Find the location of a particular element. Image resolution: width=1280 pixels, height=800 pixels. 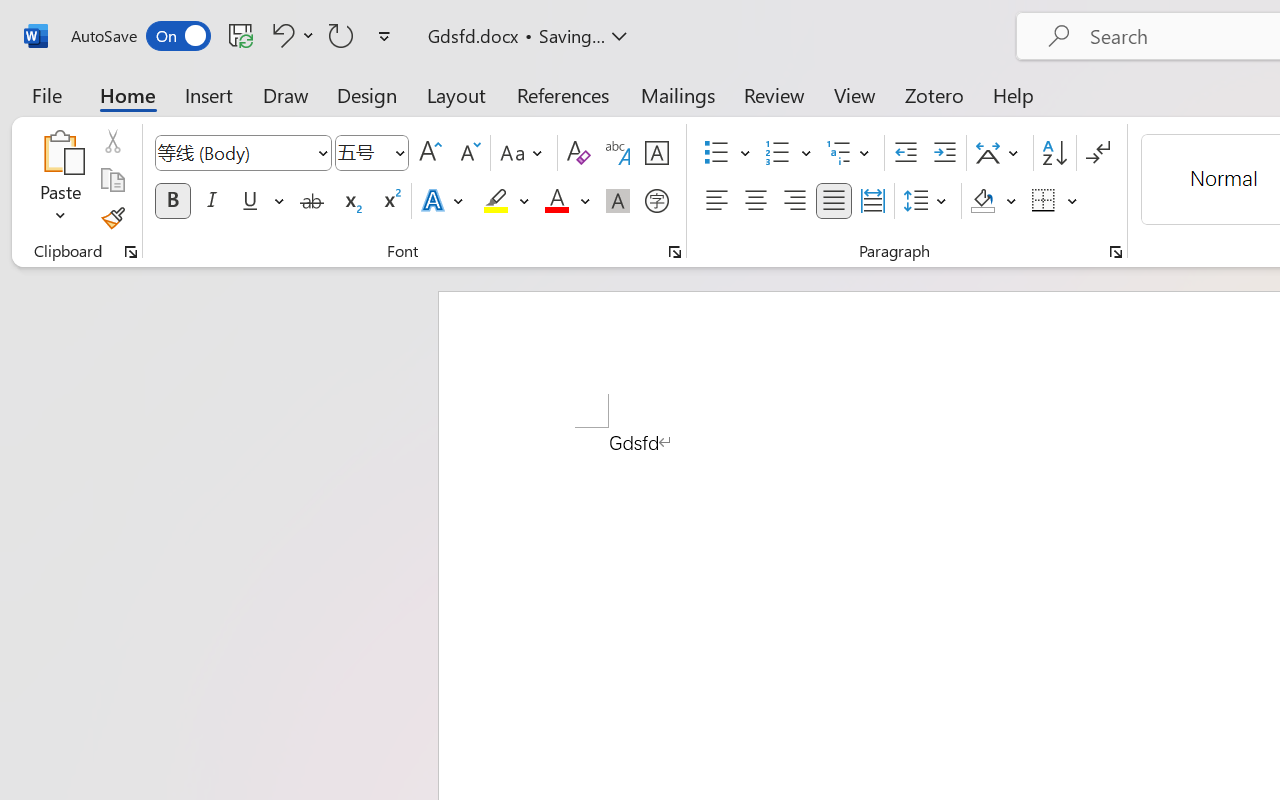

'Font Color' is located at coordinates (566, 201).